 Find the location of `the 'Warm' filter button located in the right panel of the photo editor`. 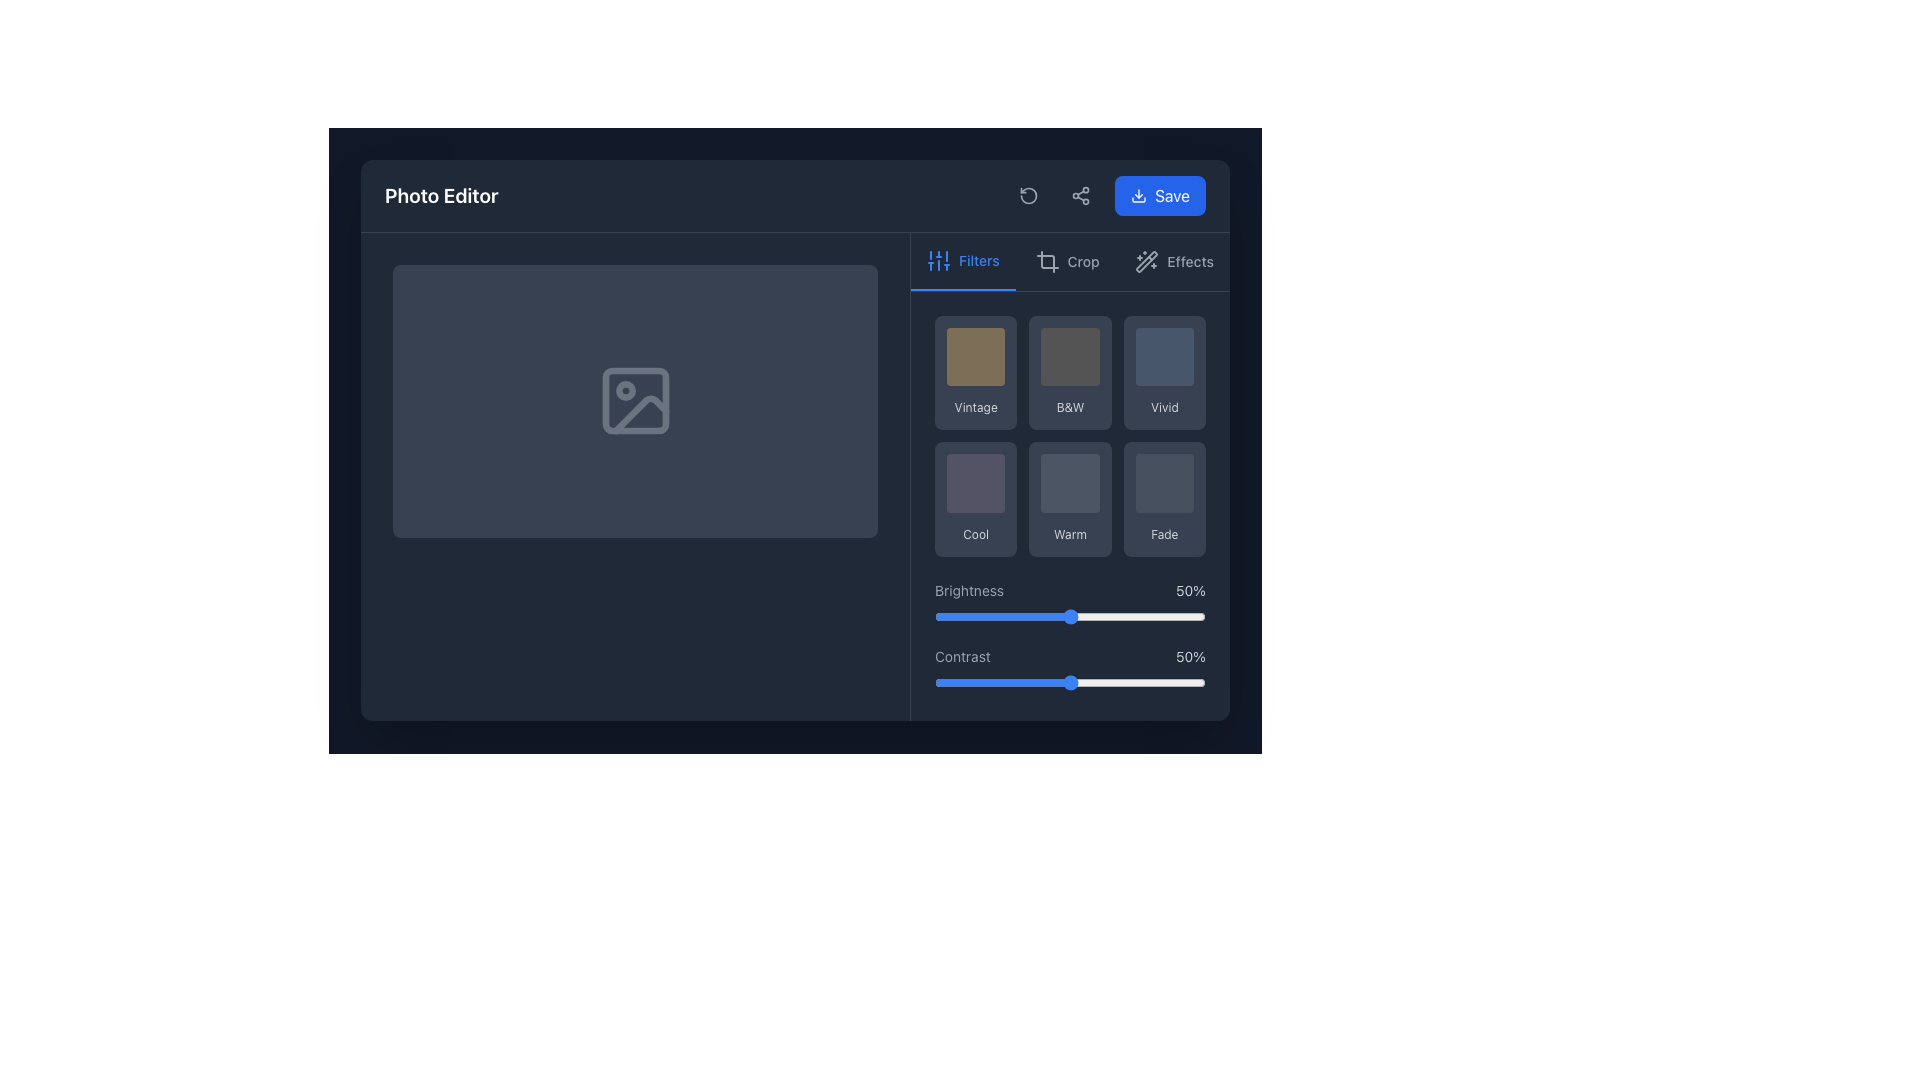

the 'Warm' filter button located in the right panel of the photo editor is located at coordinates (1069, 475).